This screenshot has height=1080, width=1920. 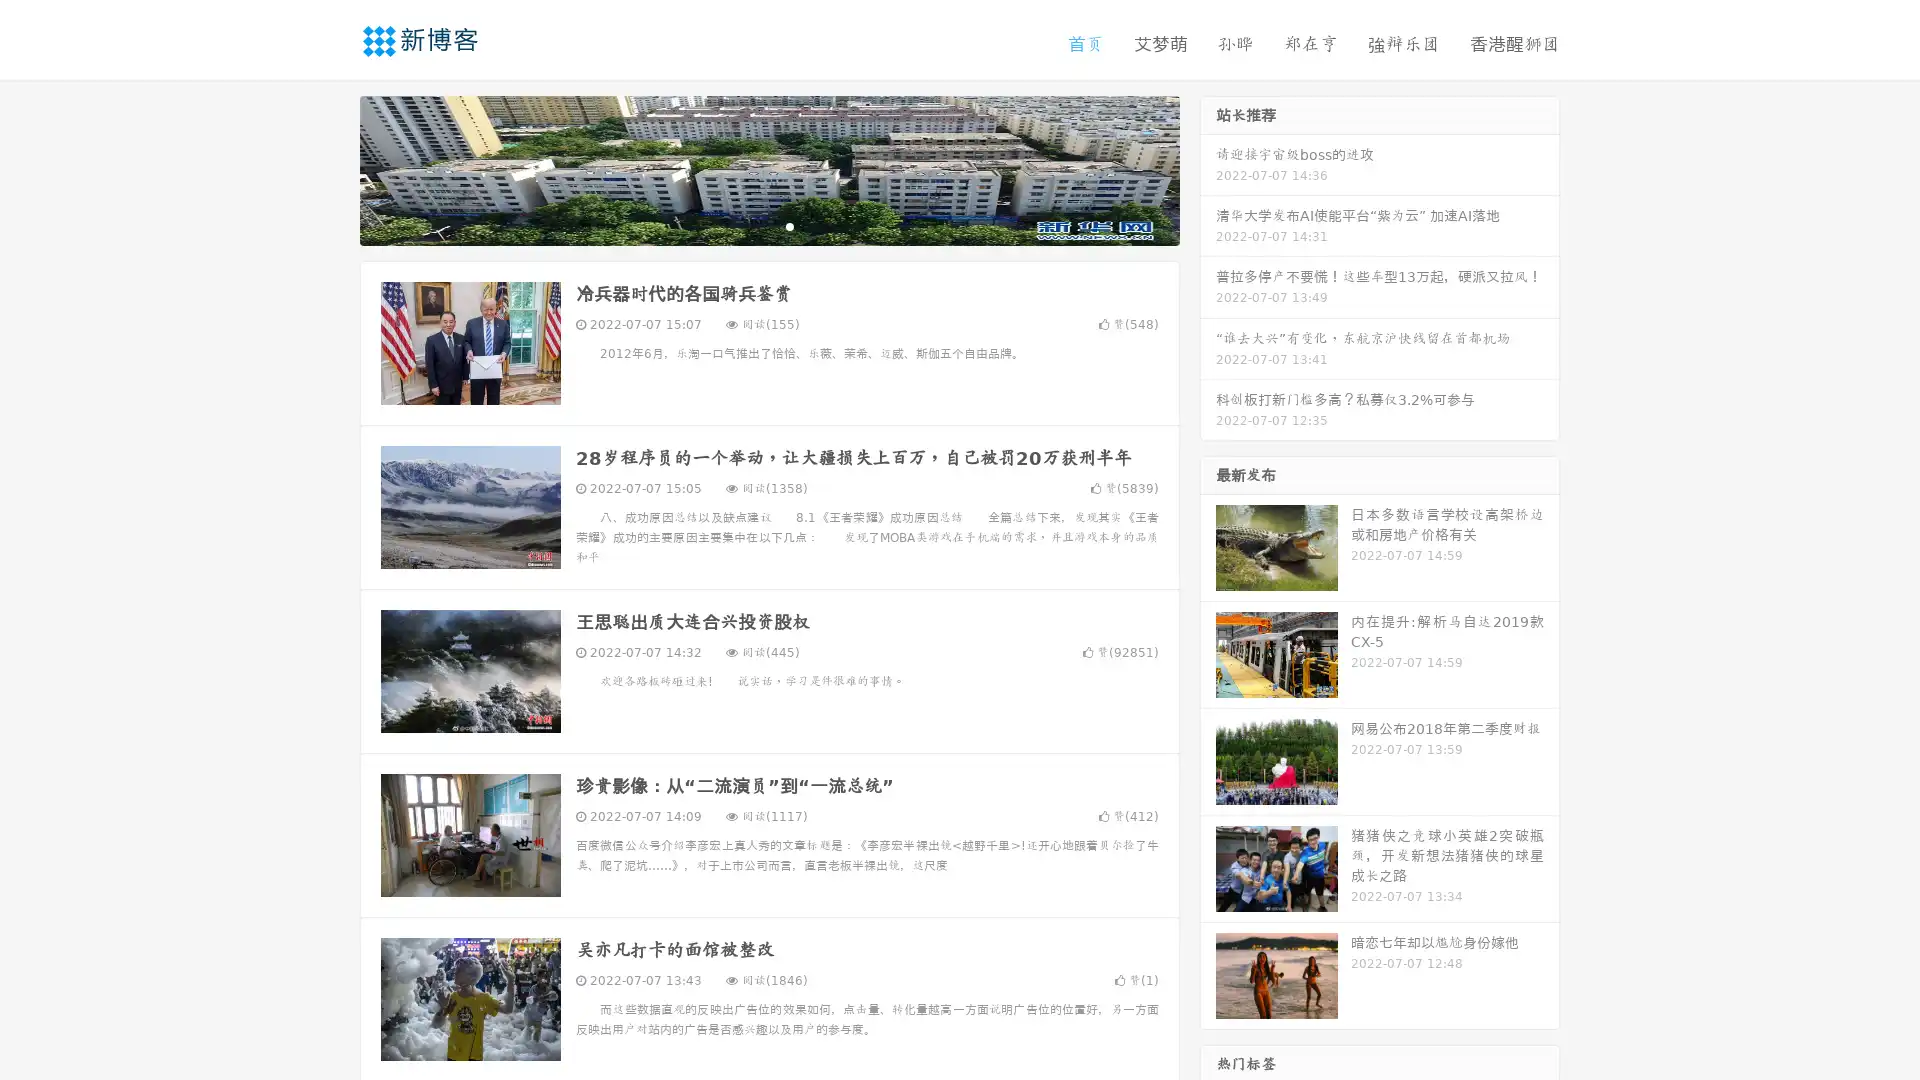 What do you see at coordinates (789, 225) in the screenshot?
I see `Go to slide 3` at bounding box center [789, 225].